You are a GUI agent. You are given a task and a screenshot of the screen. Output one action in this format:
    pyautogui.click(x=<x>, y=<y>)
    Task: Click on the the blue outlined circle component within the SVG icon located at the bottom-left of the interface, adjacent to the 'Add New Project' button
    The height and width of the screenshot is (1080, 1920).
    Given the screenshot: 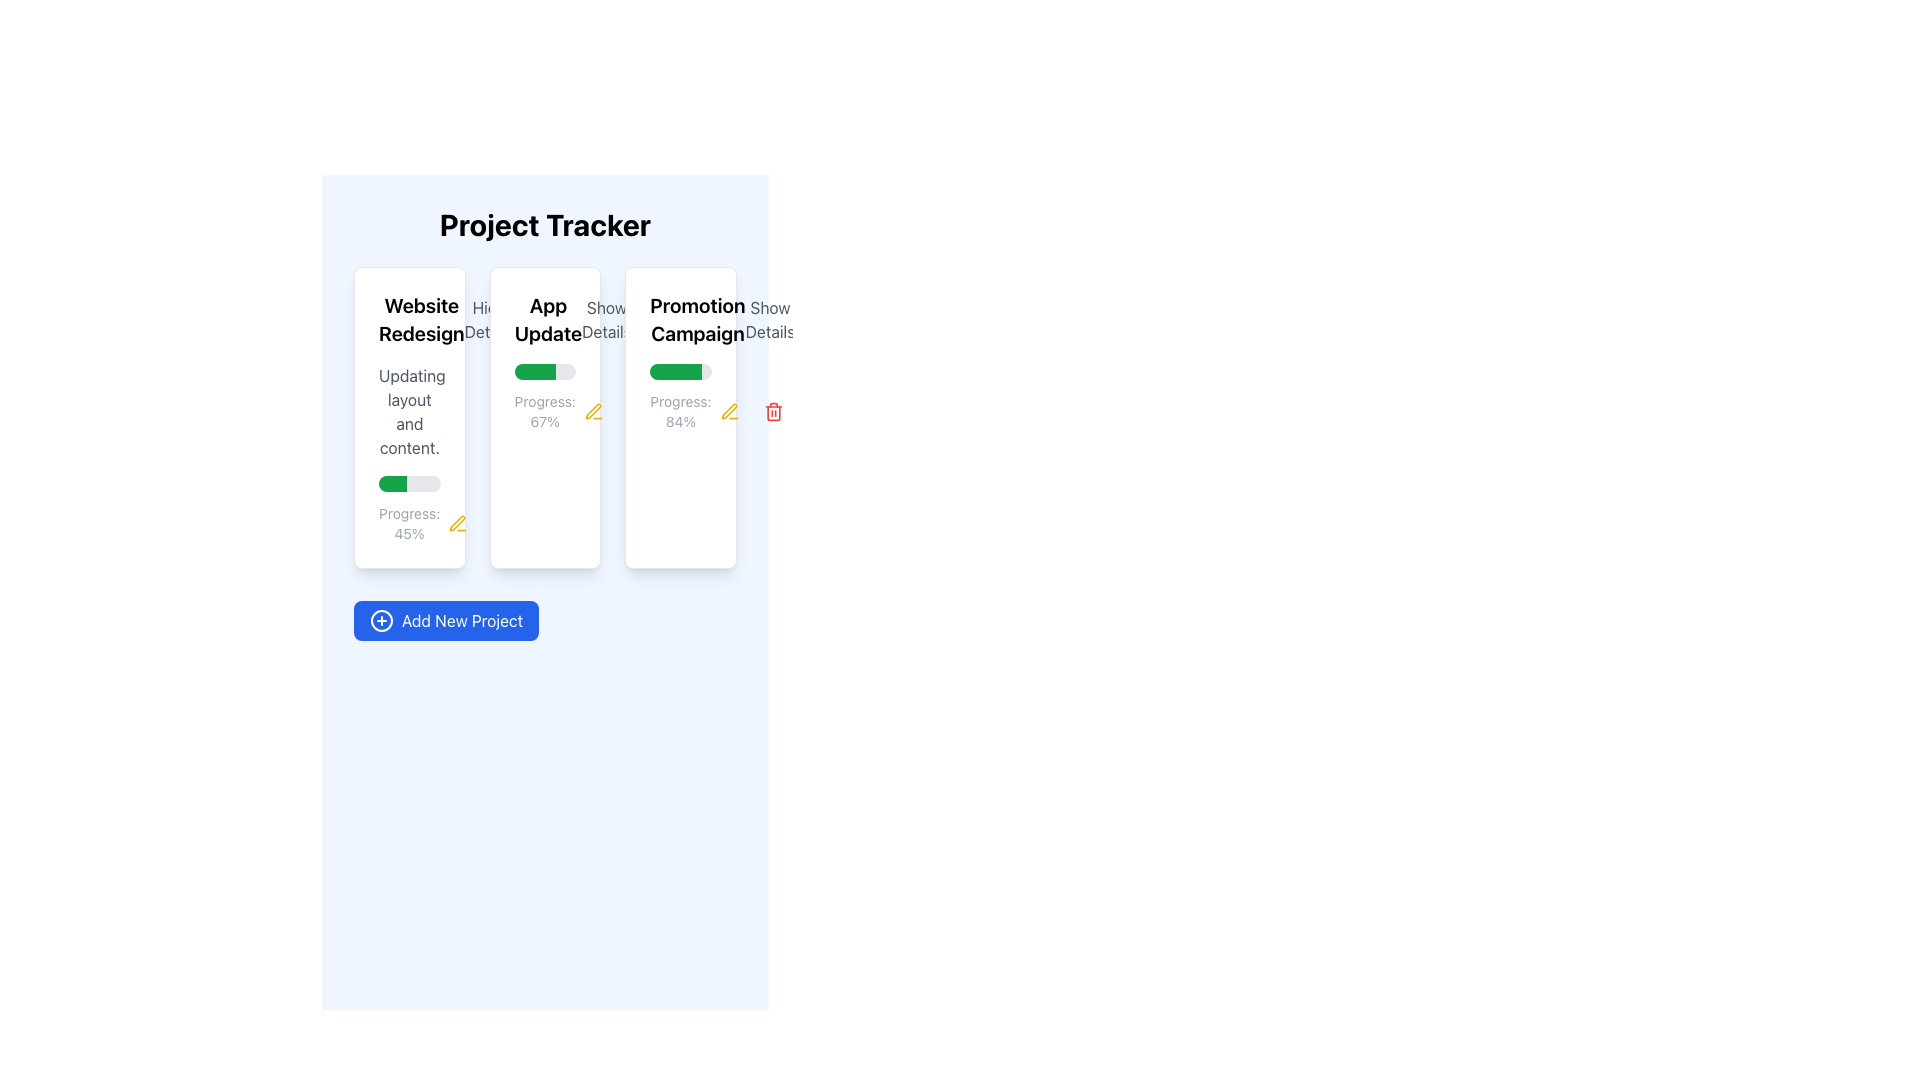 What is the action you would take?
    pyautogui.click(x=382, y=620)
    